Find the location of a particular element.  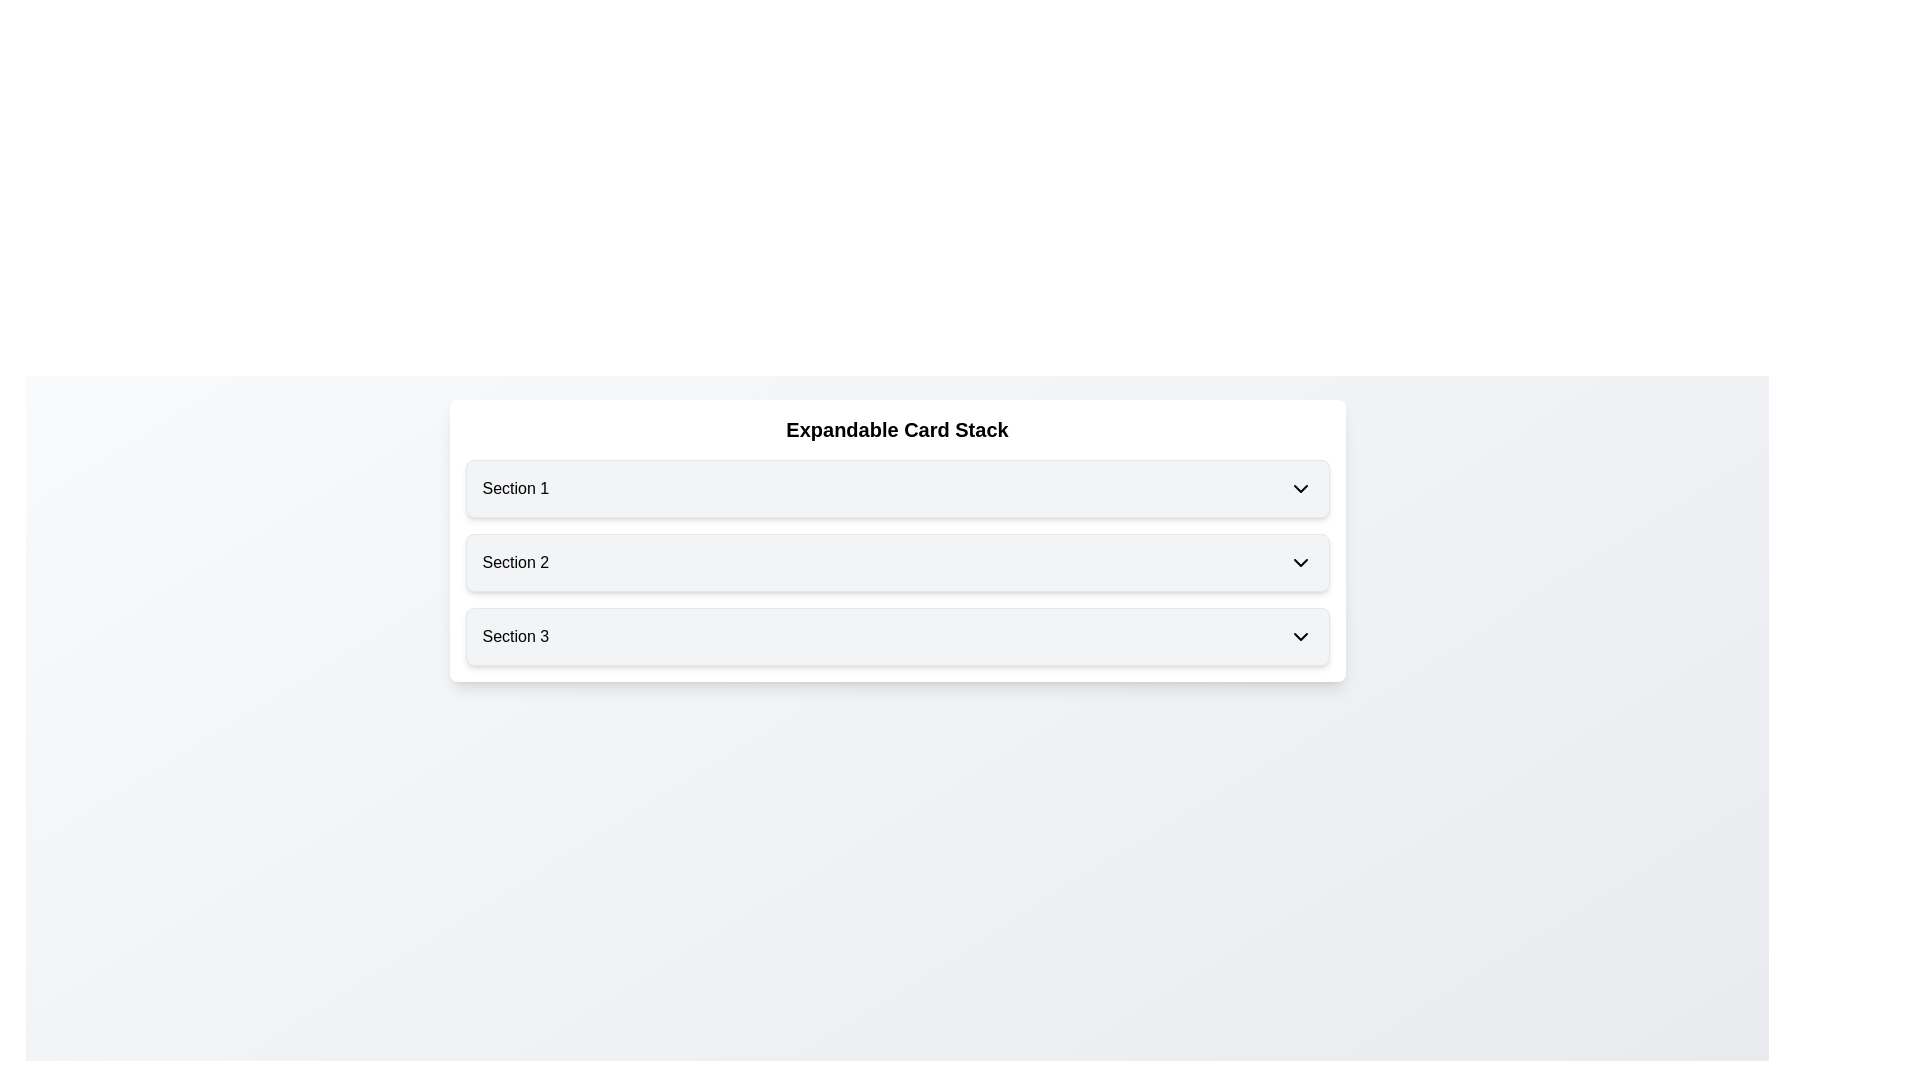

the chevron icon located to the far right of the 'Section 2' button is located at coordinates (1300, 563).